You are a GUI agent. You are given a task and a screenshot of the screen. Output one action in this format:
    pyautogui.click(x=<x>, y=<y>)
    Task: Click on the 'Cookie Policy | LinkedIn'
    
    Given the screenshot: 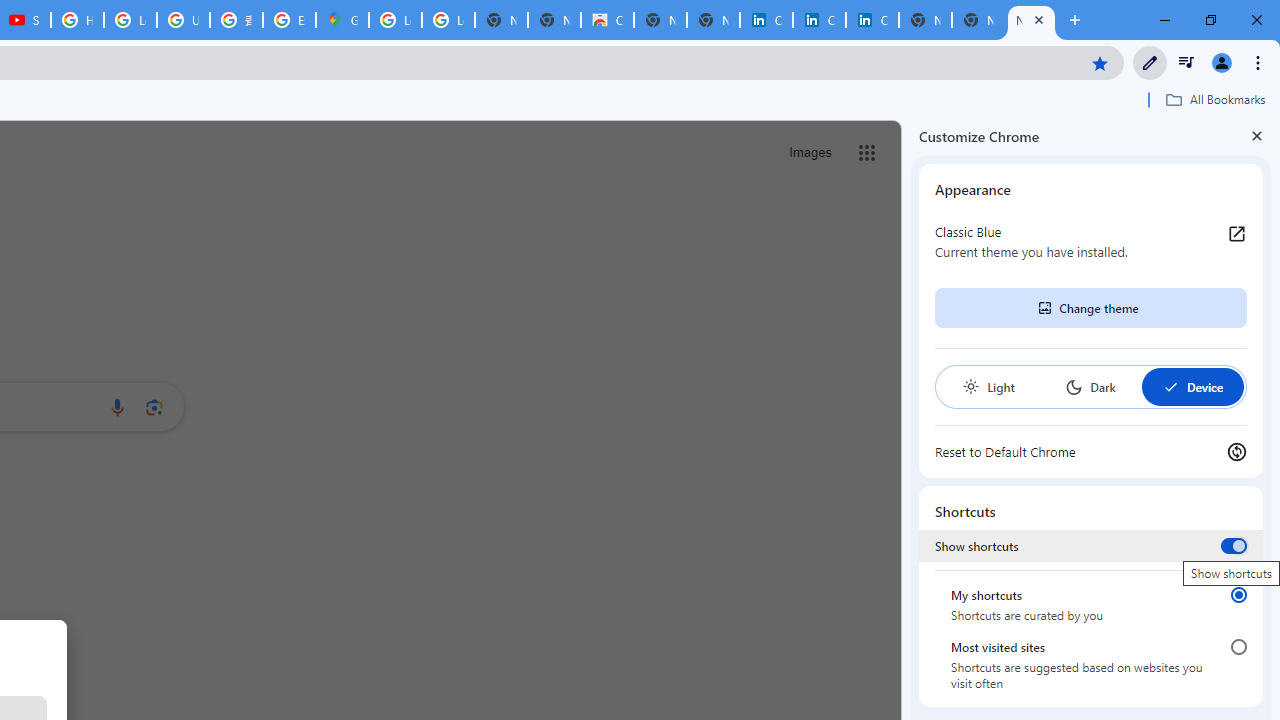 What is the action you would take?
    pyautogui.click(x=765, y=20)
    